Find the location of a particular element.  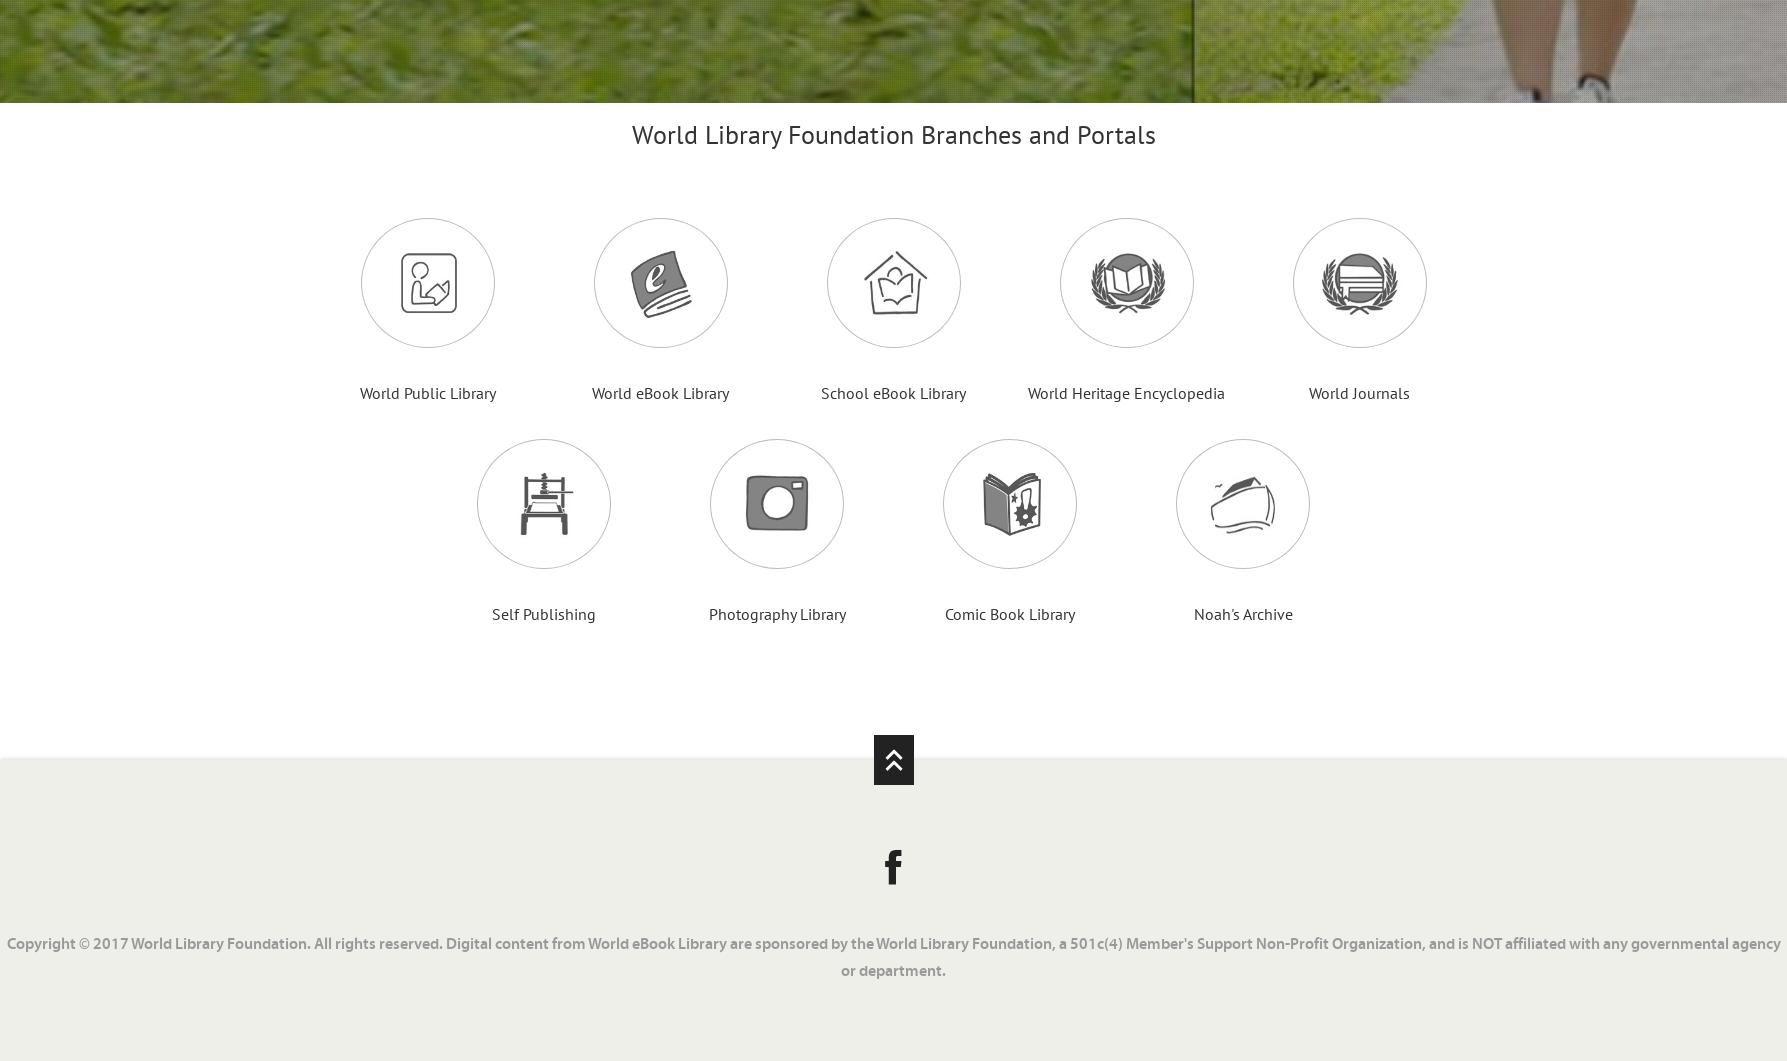

'Comic Book Library' is located at coordinates (1009, 612).